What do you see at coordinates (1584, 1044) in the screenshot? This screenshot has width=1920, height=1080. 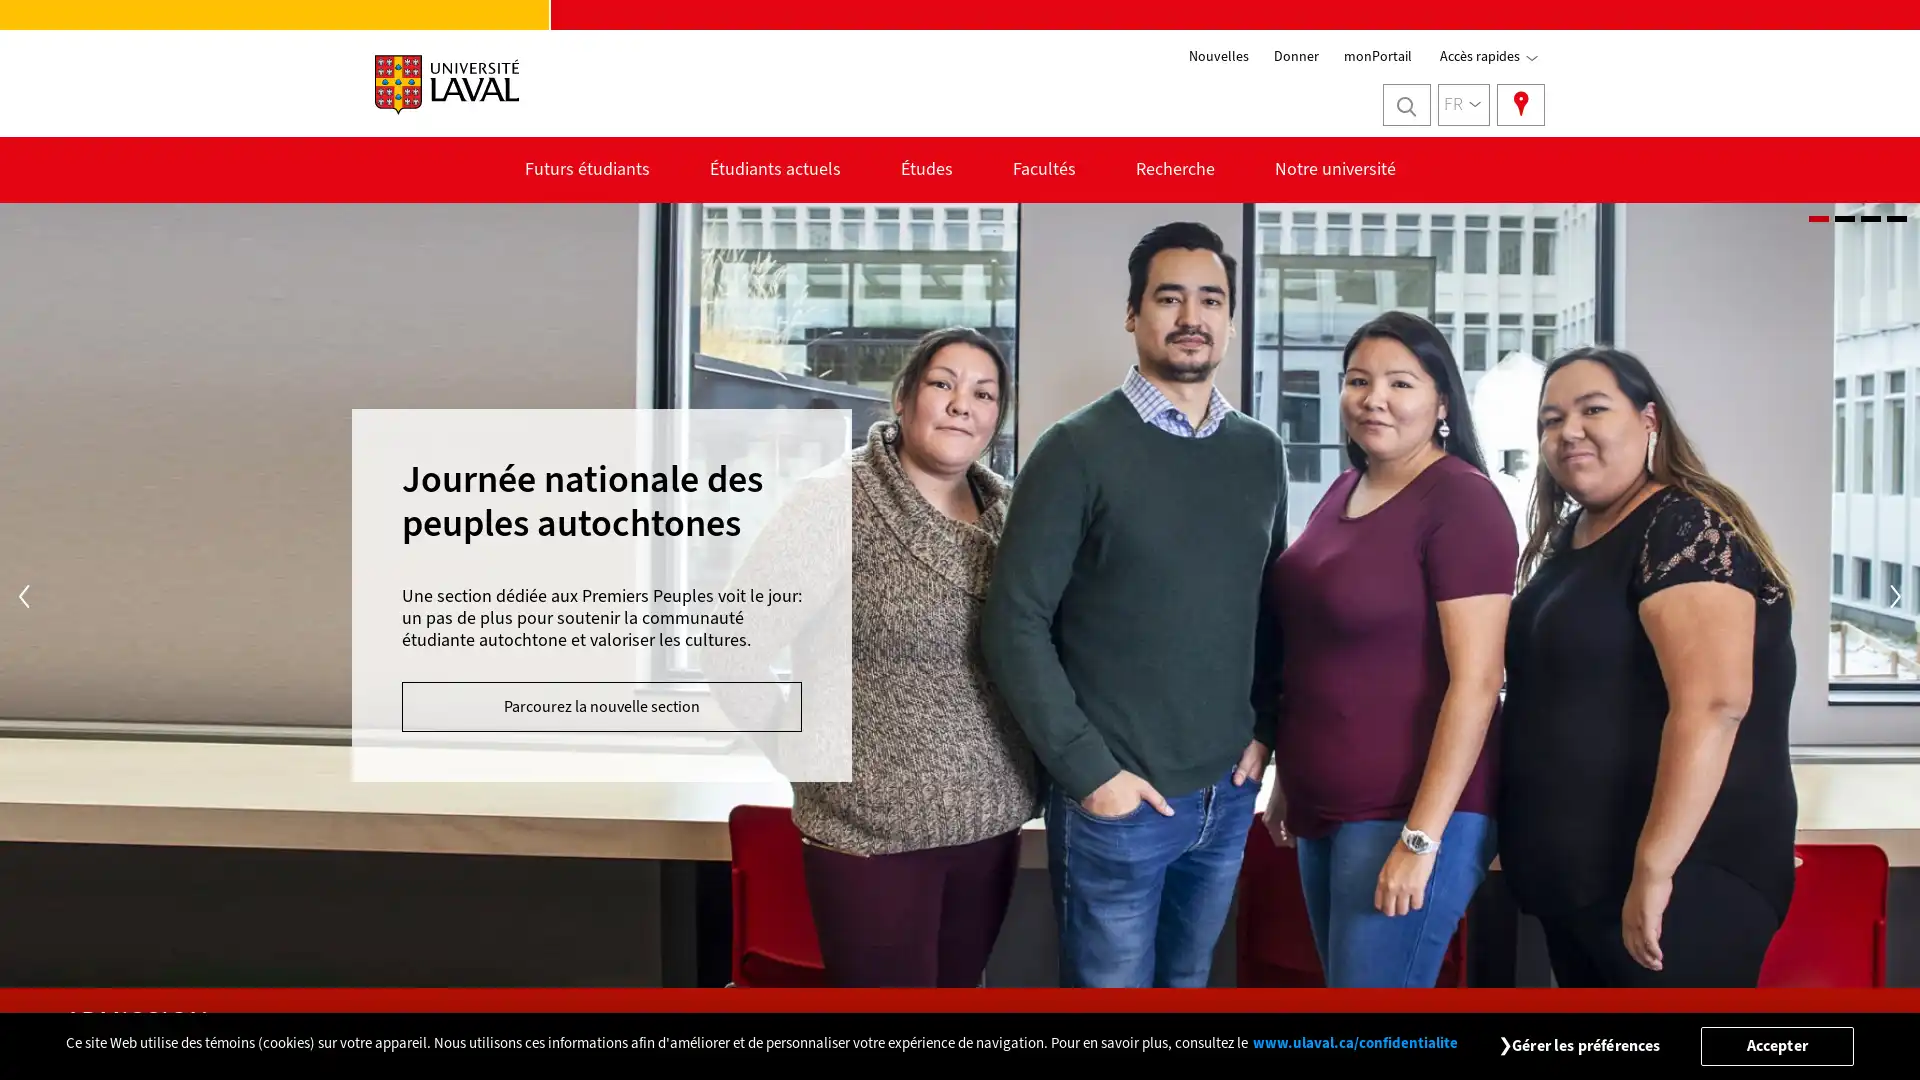 I see `Gerer les preferences` at bounding box center [1584, 1044].